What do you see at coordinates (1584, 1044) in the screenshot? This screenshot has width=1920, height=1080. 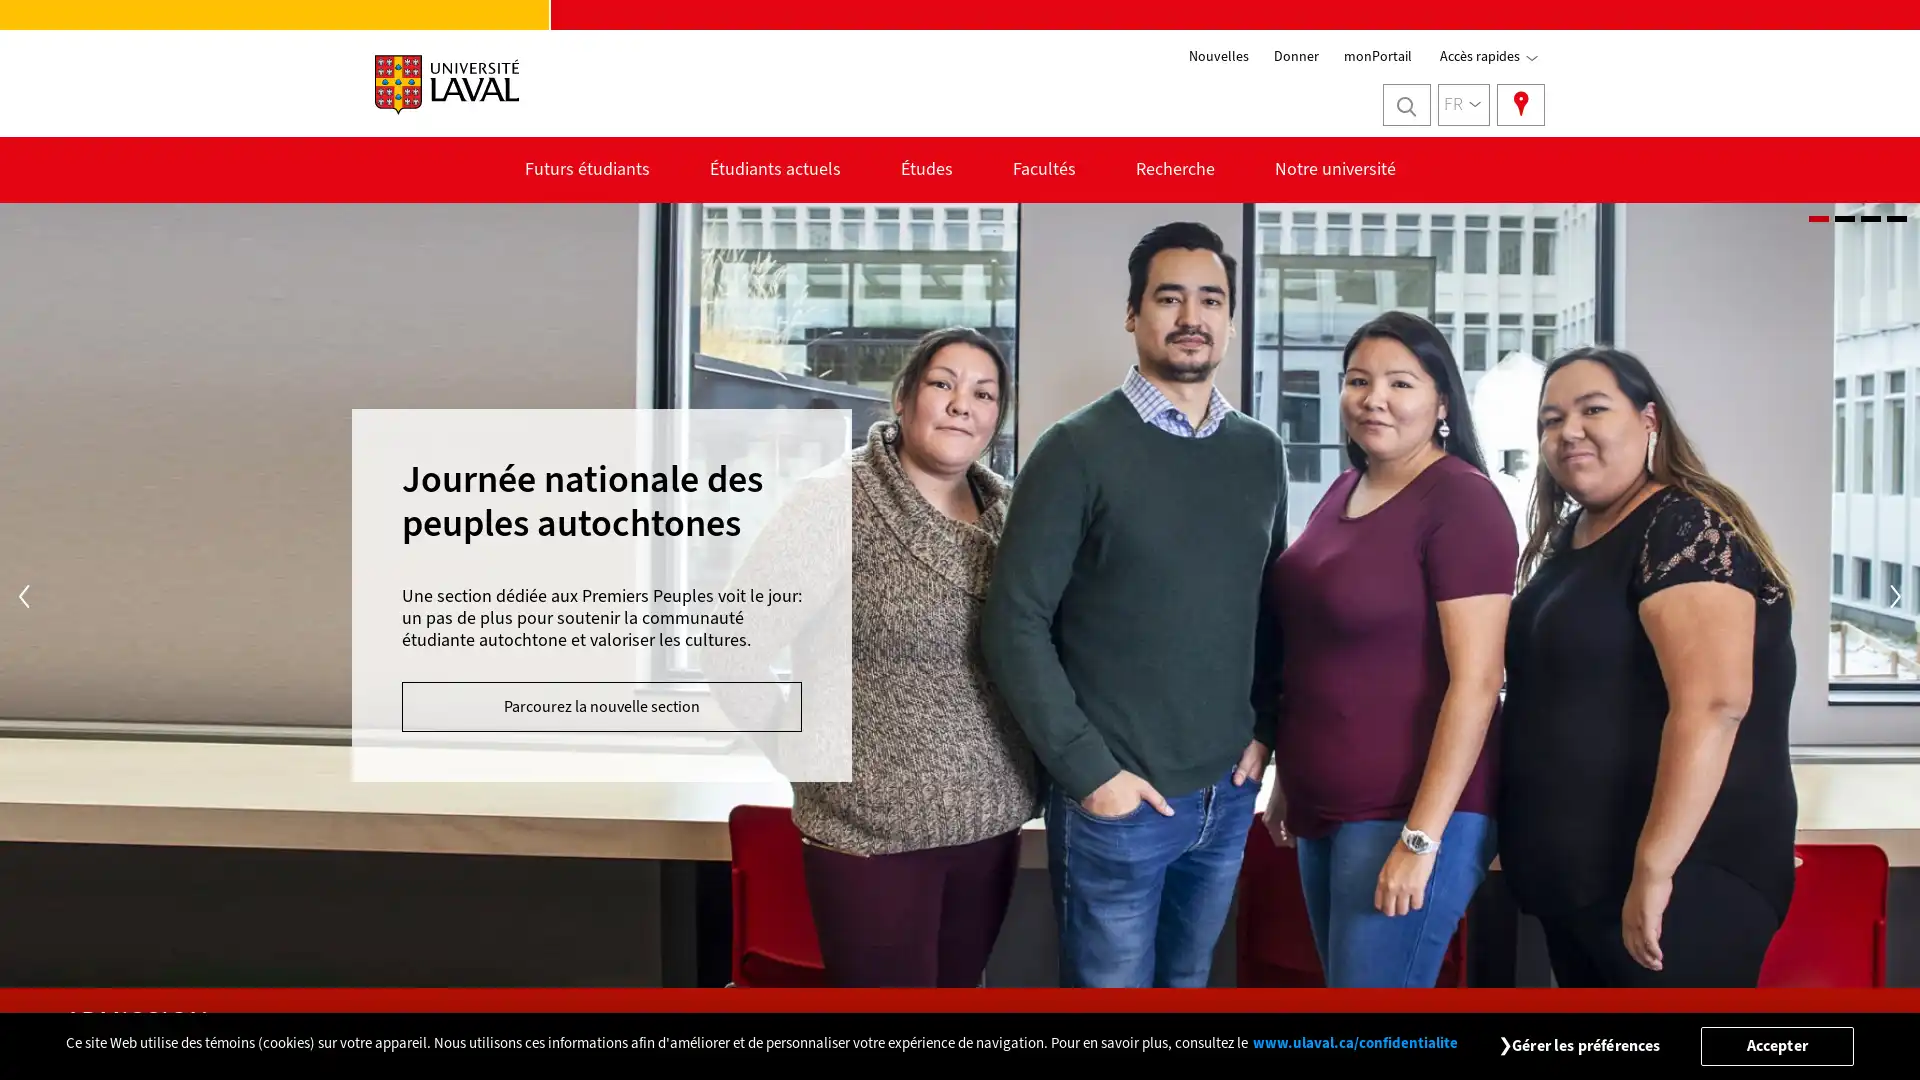 I see `Gerer les preferences` at bounding box center [1584, 1044].